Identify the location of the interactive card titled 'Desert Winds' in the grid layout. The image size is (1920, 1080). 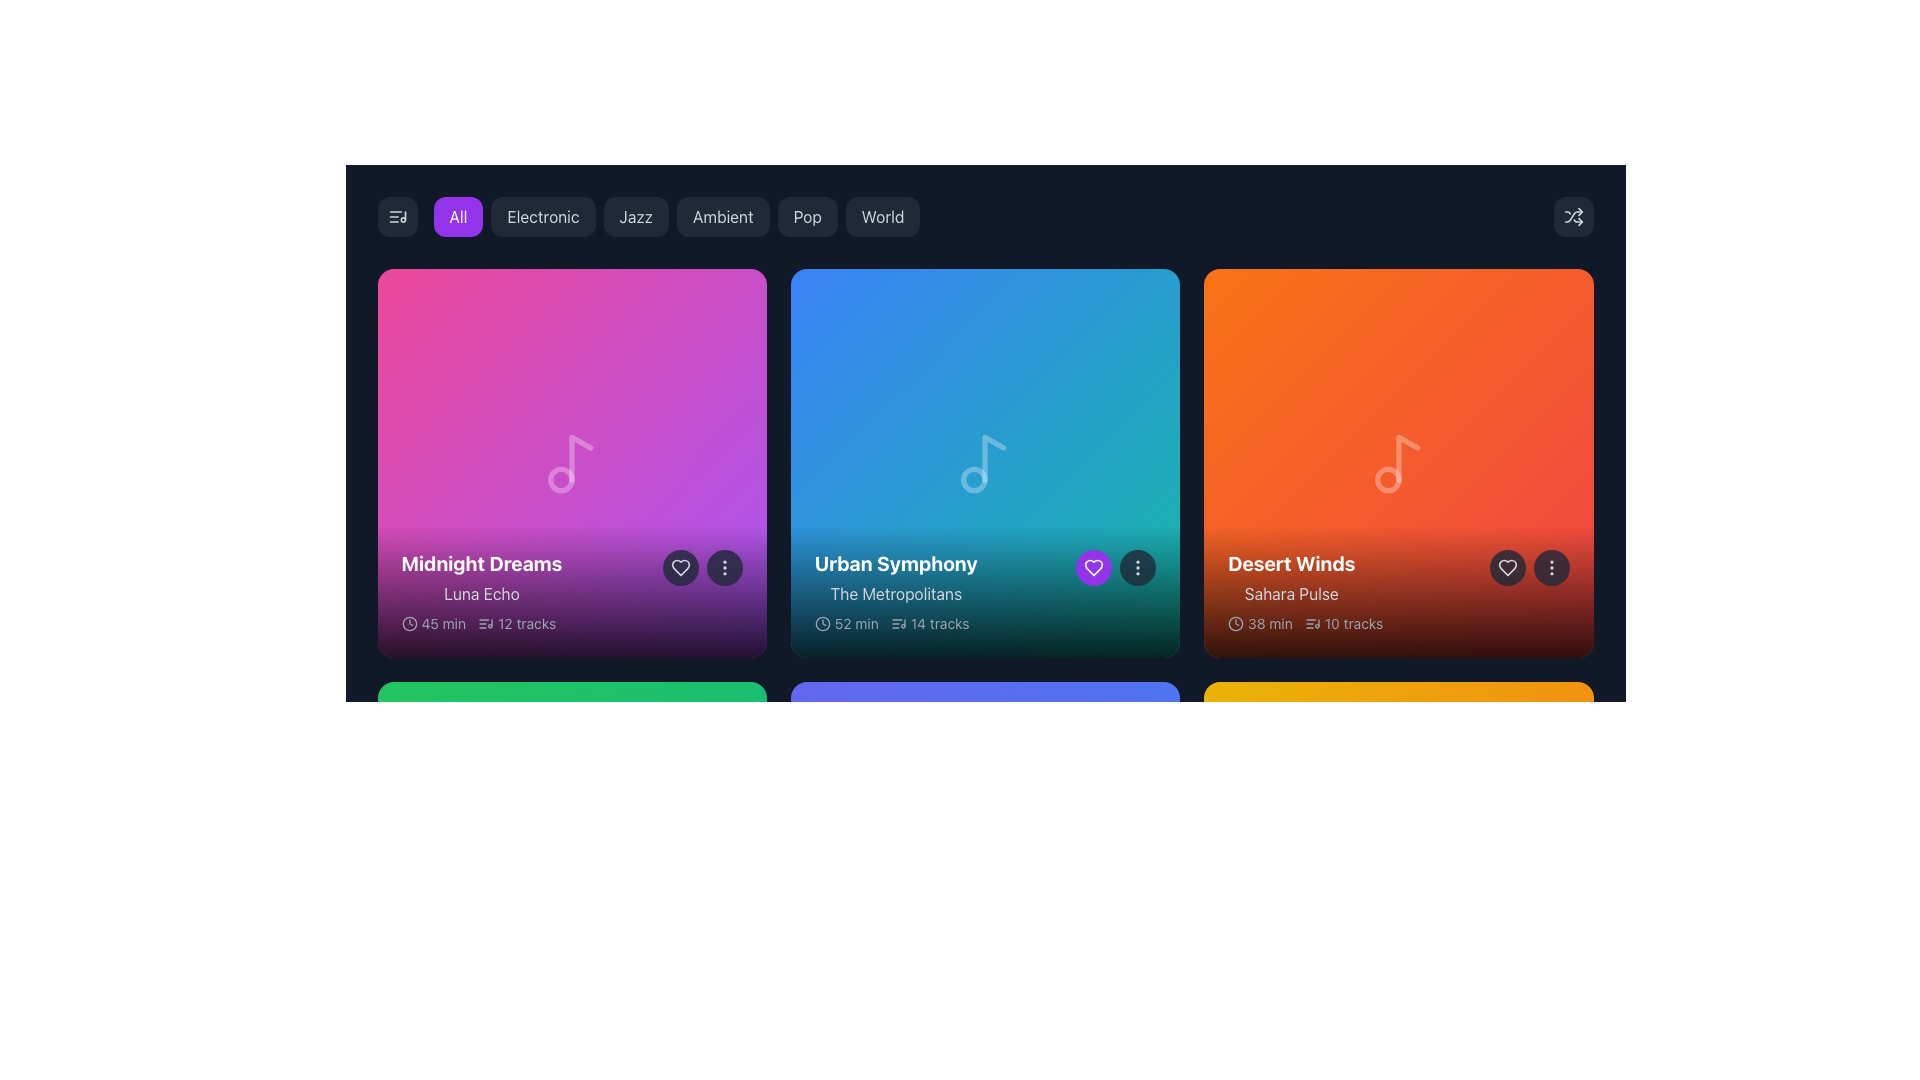
(1397, 463).